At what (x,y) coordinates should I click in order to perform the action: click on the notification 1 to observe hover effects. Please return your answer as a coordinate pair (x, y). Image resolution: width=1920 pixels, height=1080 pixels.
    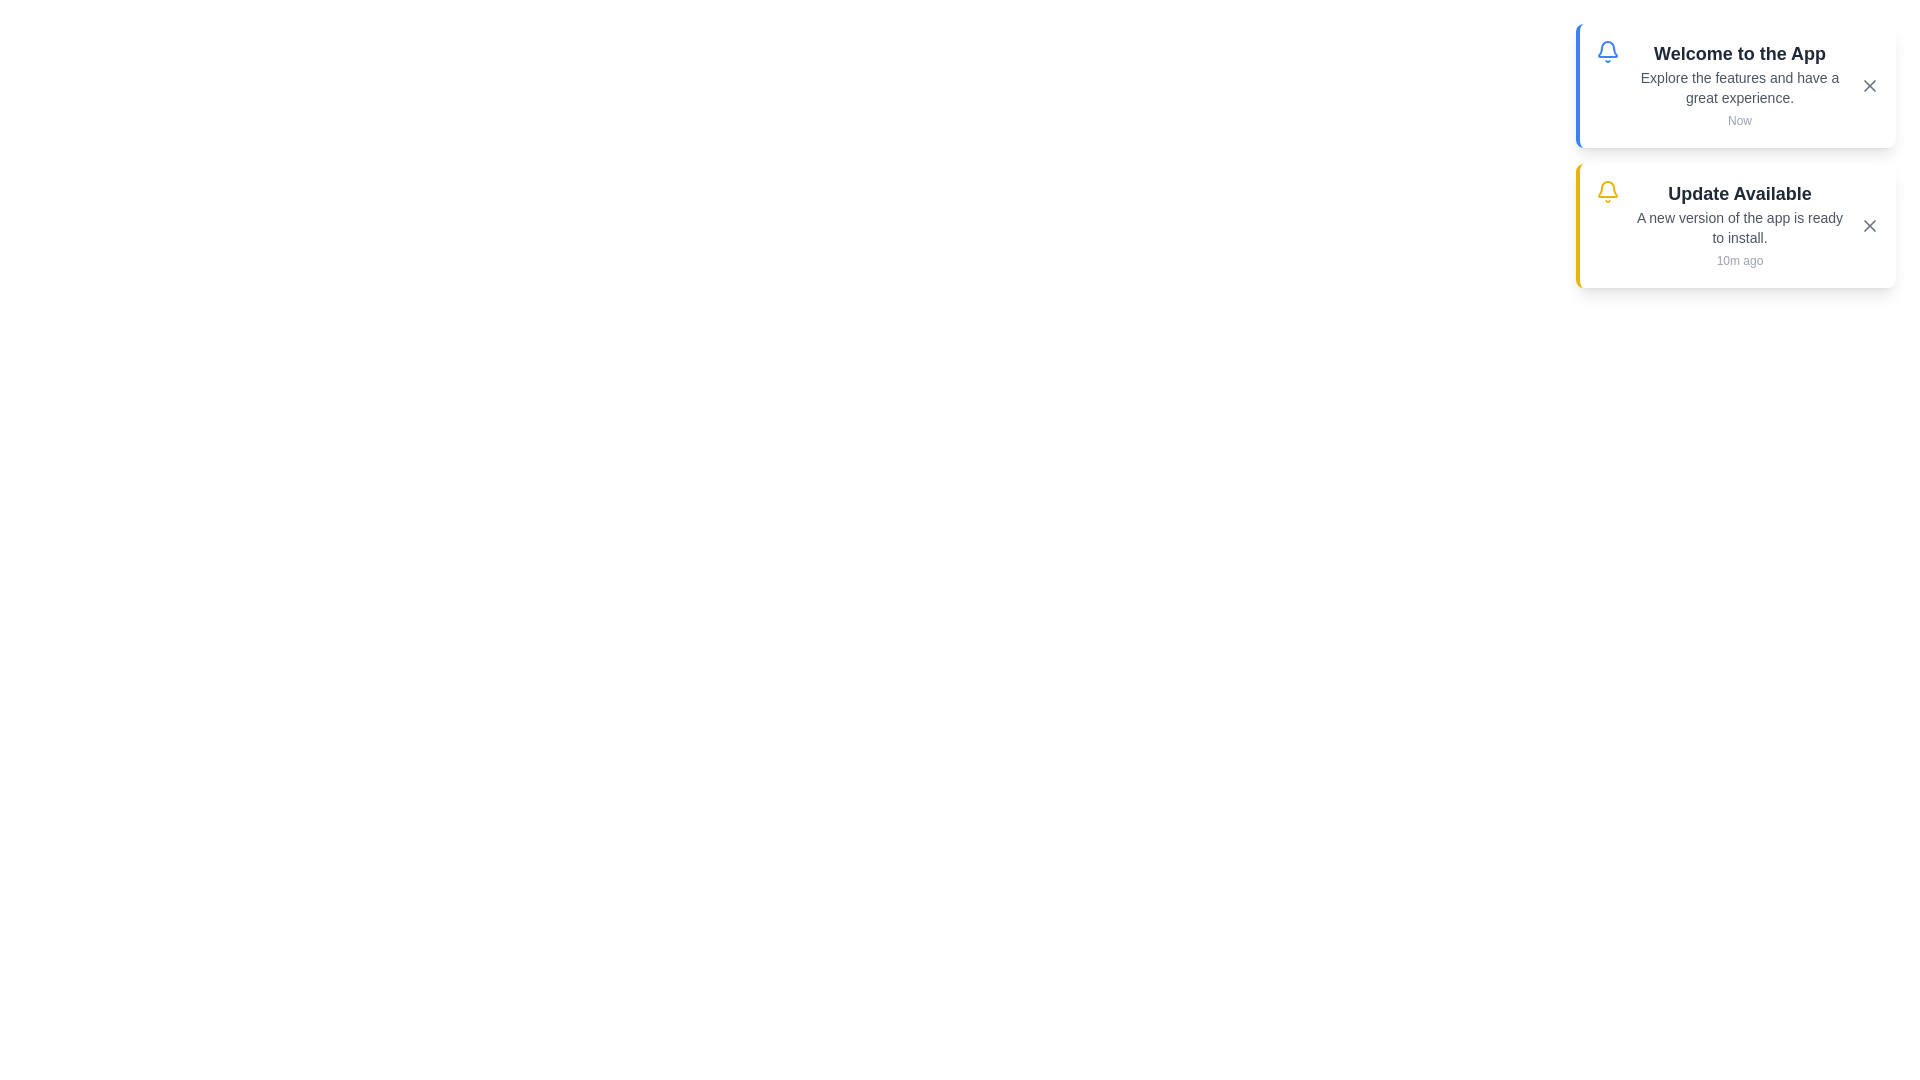
    Looking at the image, I should click on (1735, 84).